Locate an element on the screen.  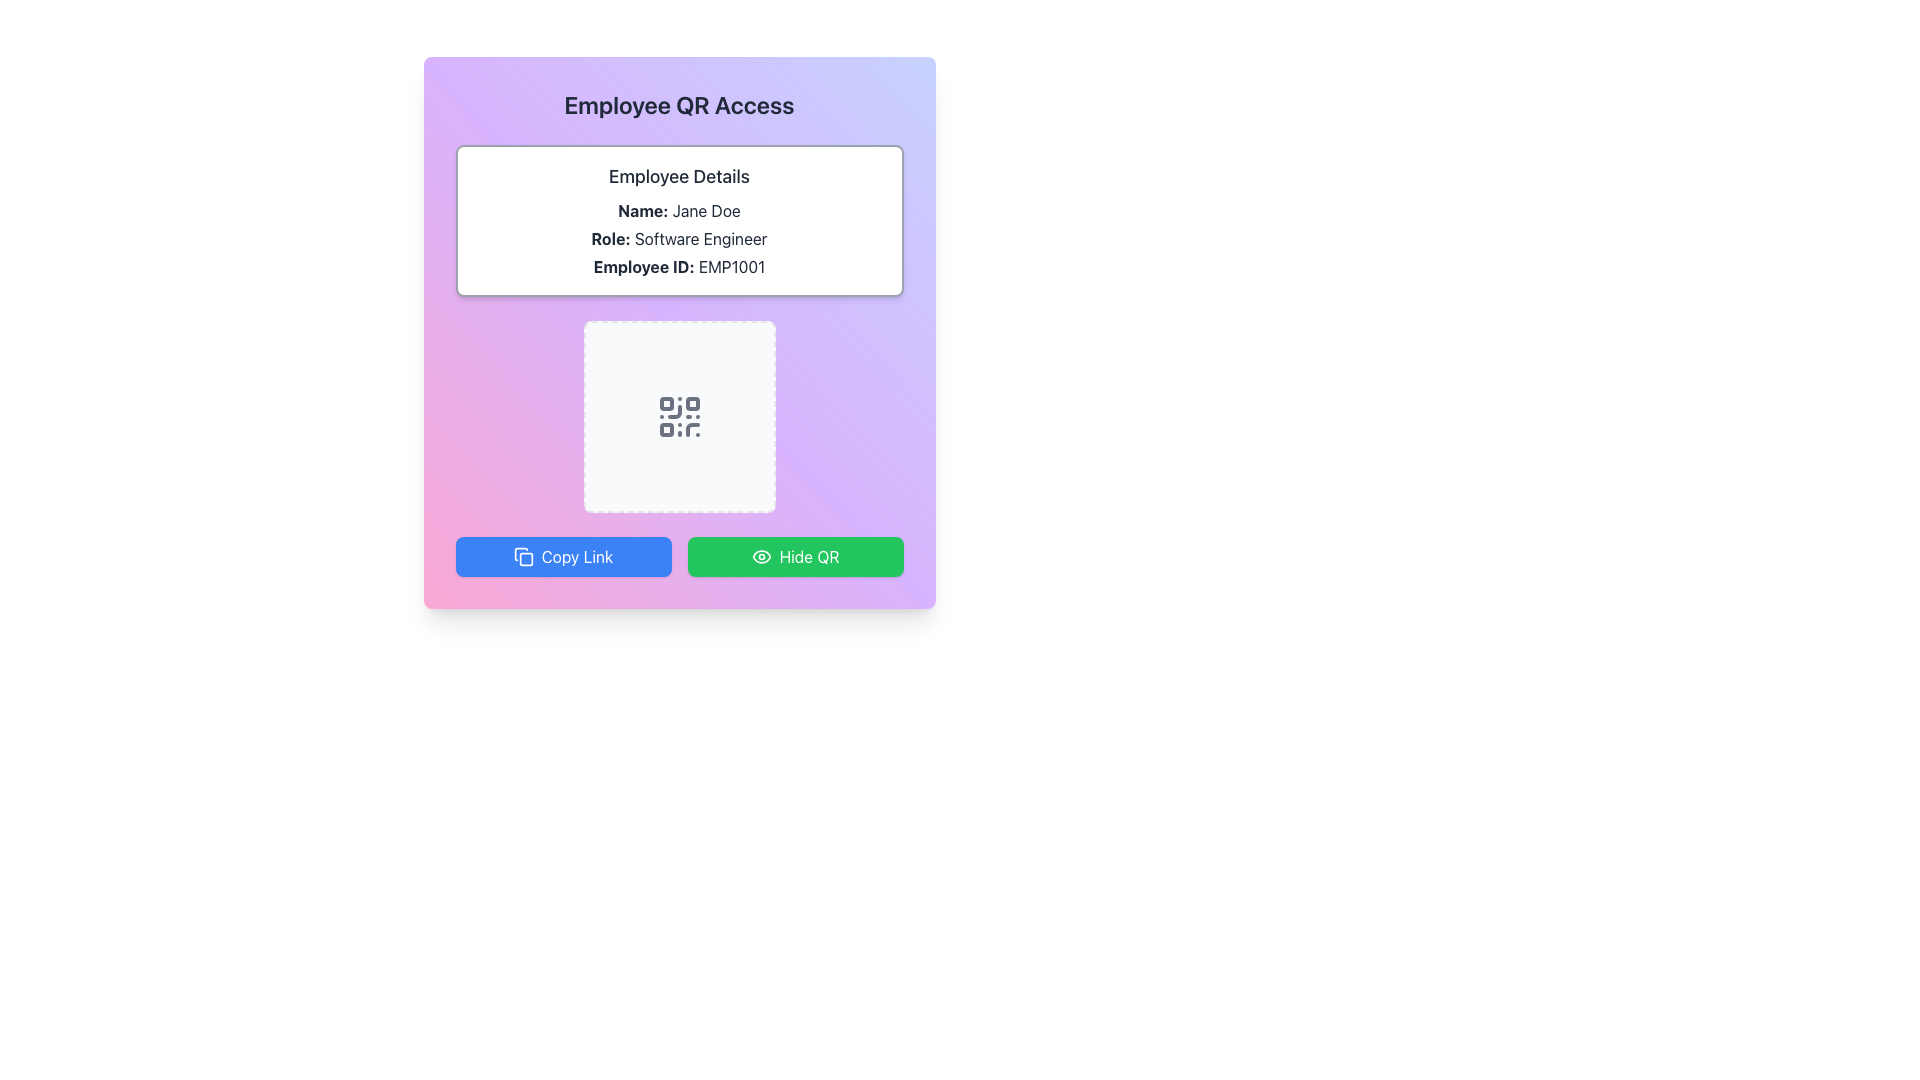
the 'Copy Link' button, which is a rectangular button with a bright blue background, white text, and an icon of stacked rectangles, located at the bottom-left of a two-button layout is located at coordinates (562, 556).